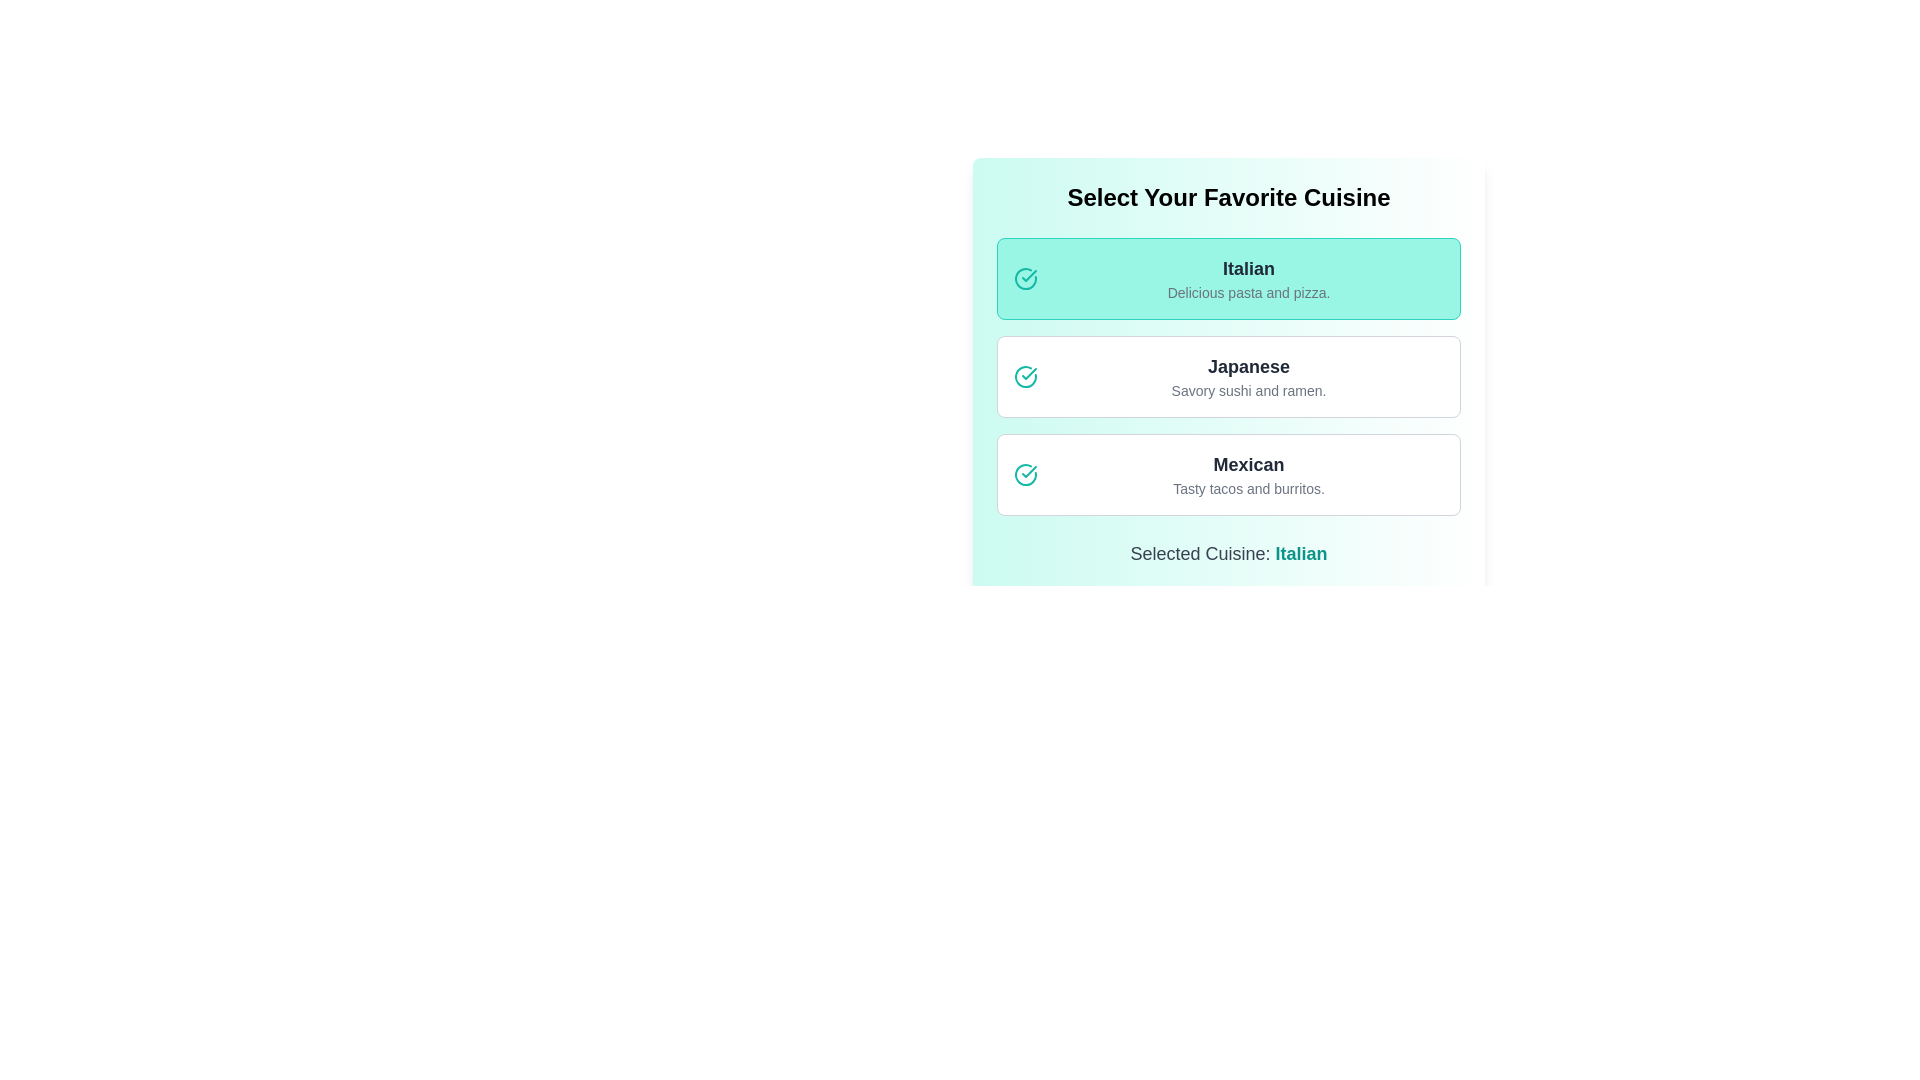 Image resolution: width=1920 pixels, height=1080 pixels. Describe the element at coordinates (1026, 474) in the screenshot. I see `the state of the circular teal icon with a checkmark, located to the left of the text 'Mexican' in the 'Mexican: Tasty tacos and burritos.' section` at that location.